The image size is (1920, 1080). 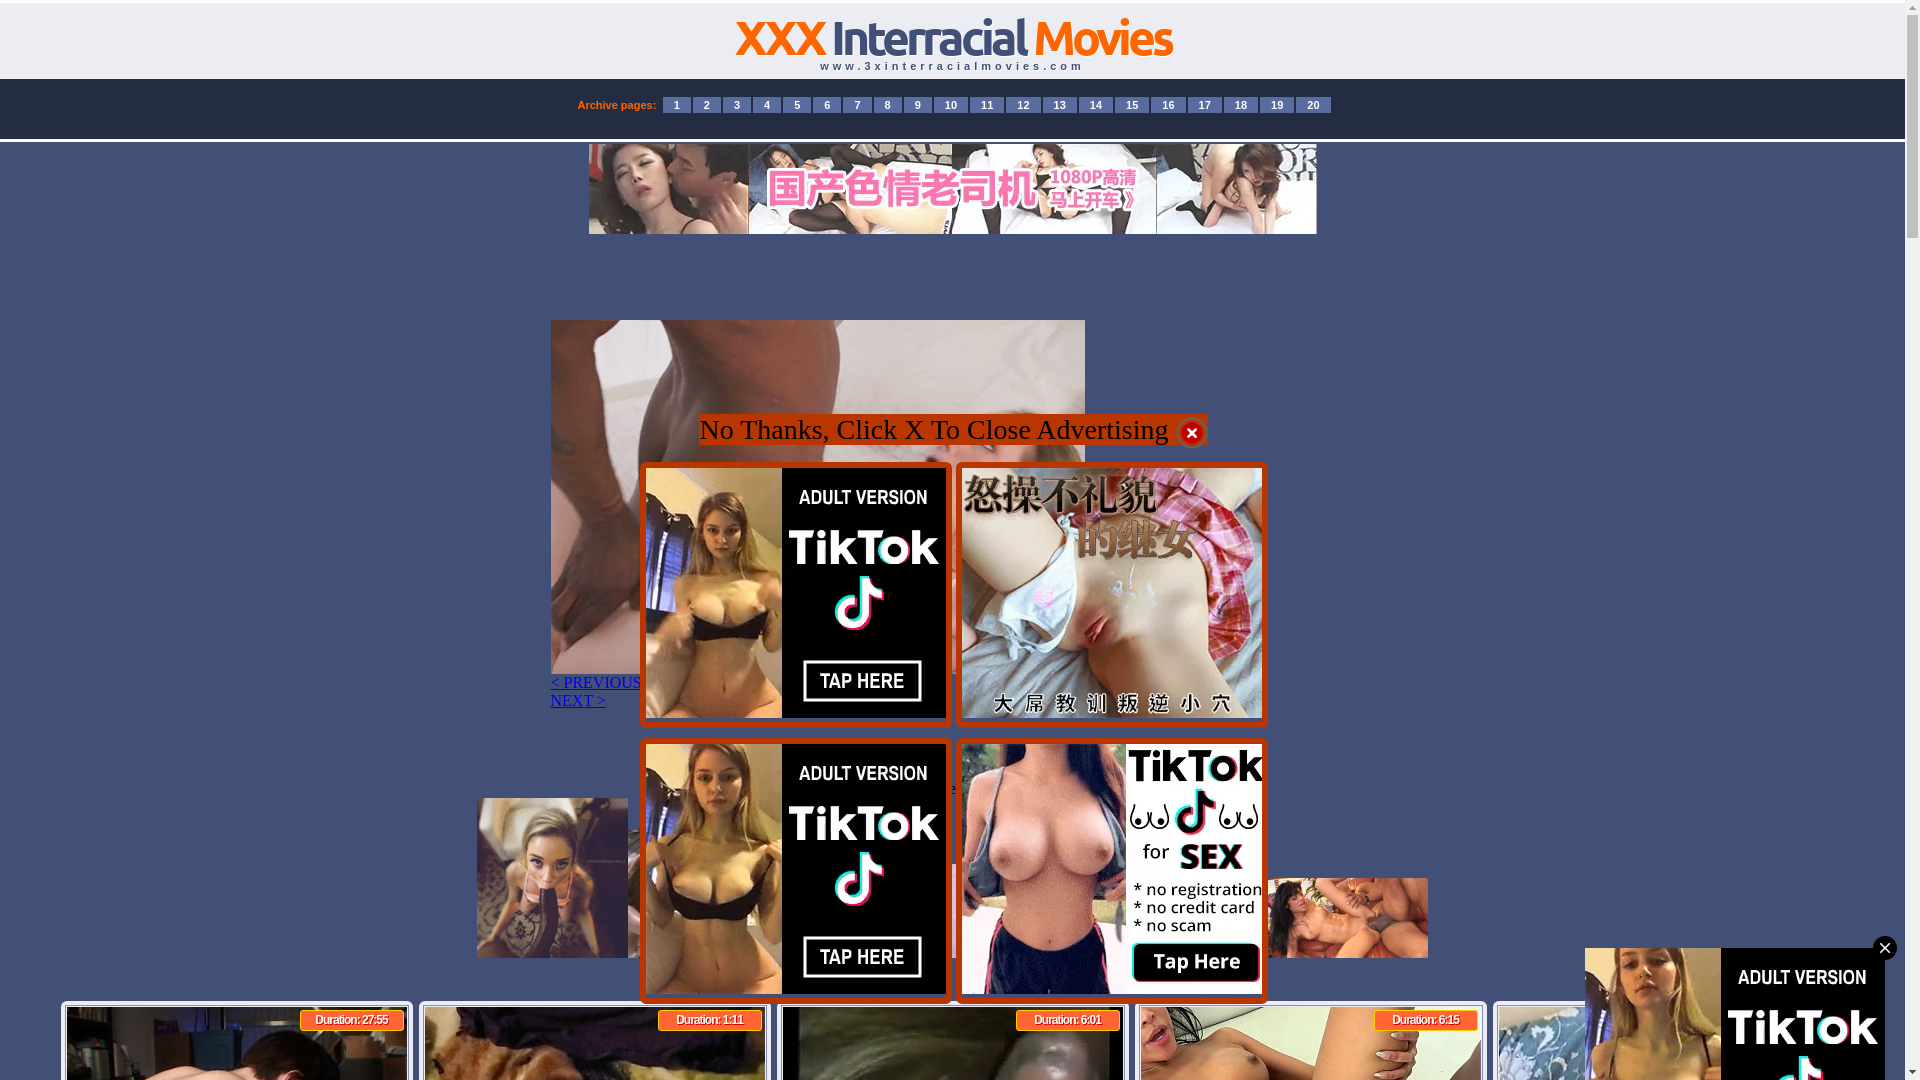 I want to click on '15', so click(x=1132, y=104).